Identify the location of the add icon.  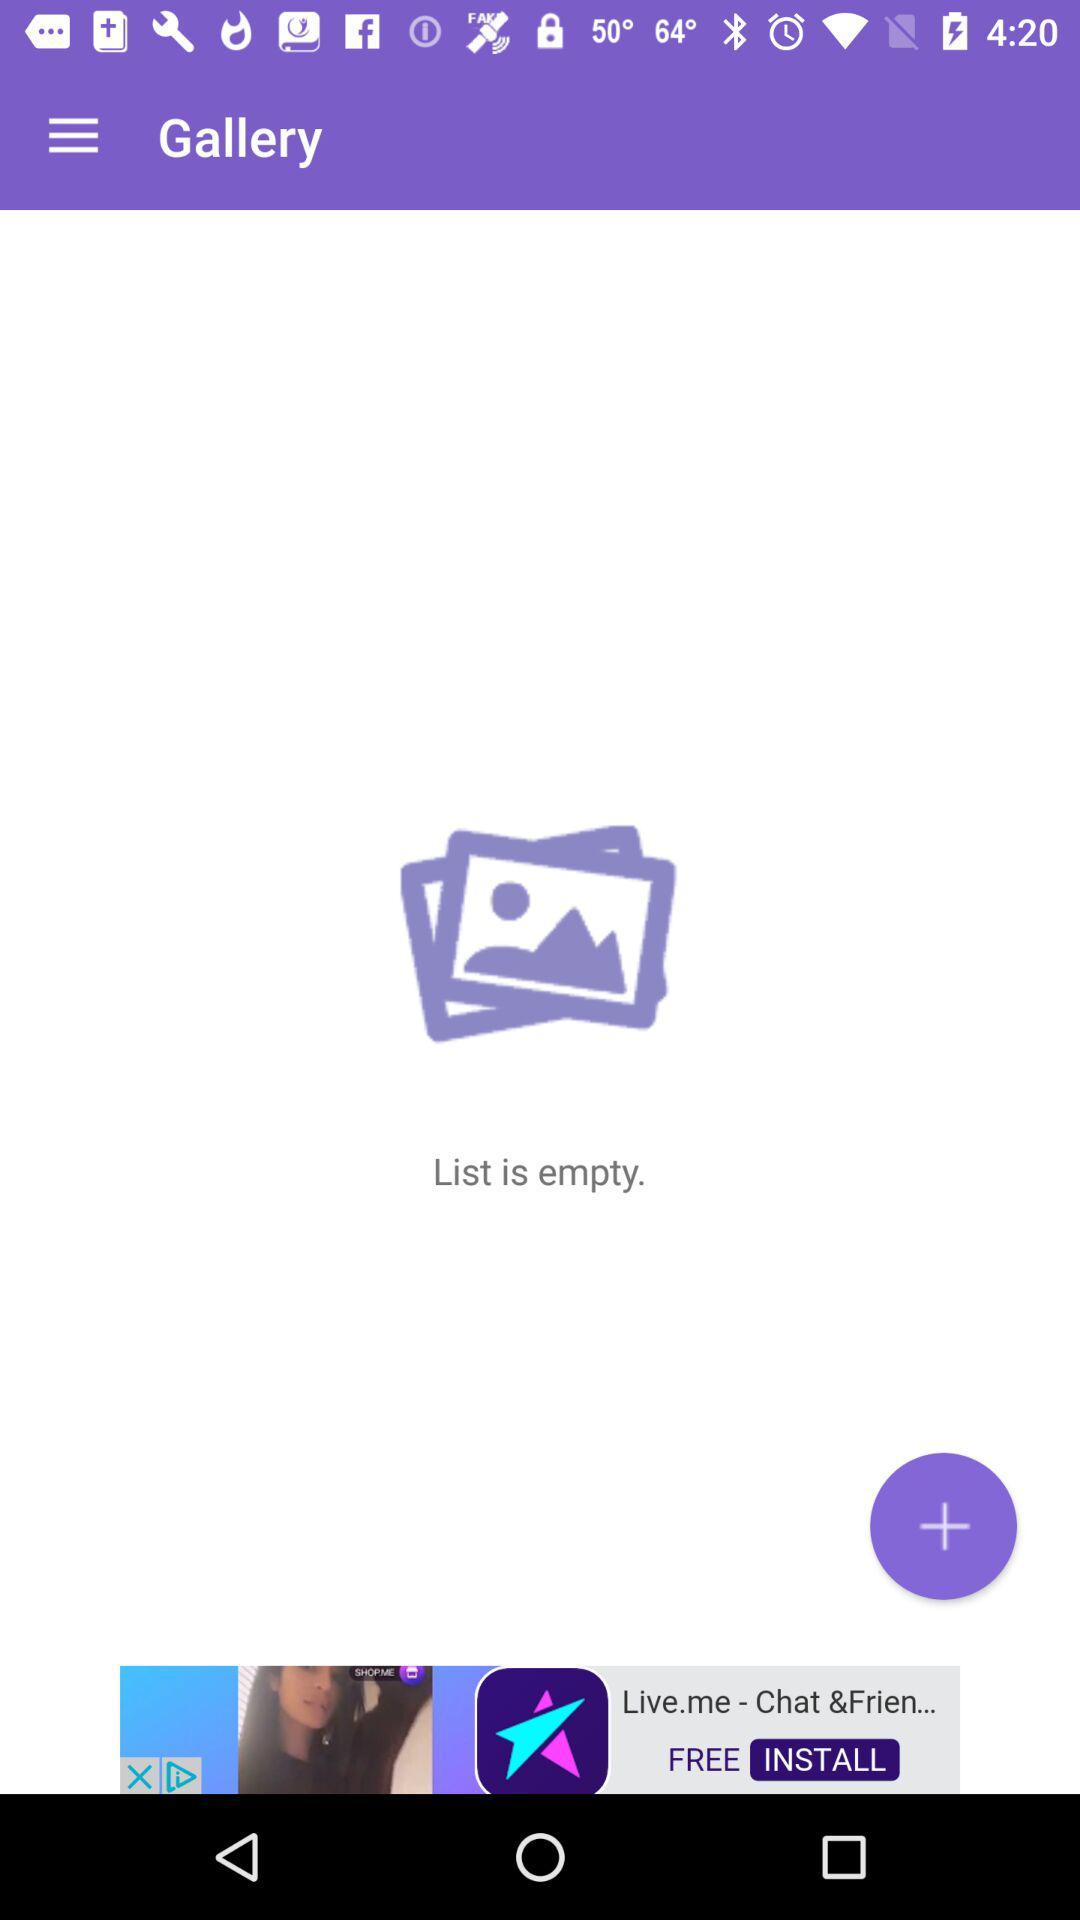
(943, 1525).